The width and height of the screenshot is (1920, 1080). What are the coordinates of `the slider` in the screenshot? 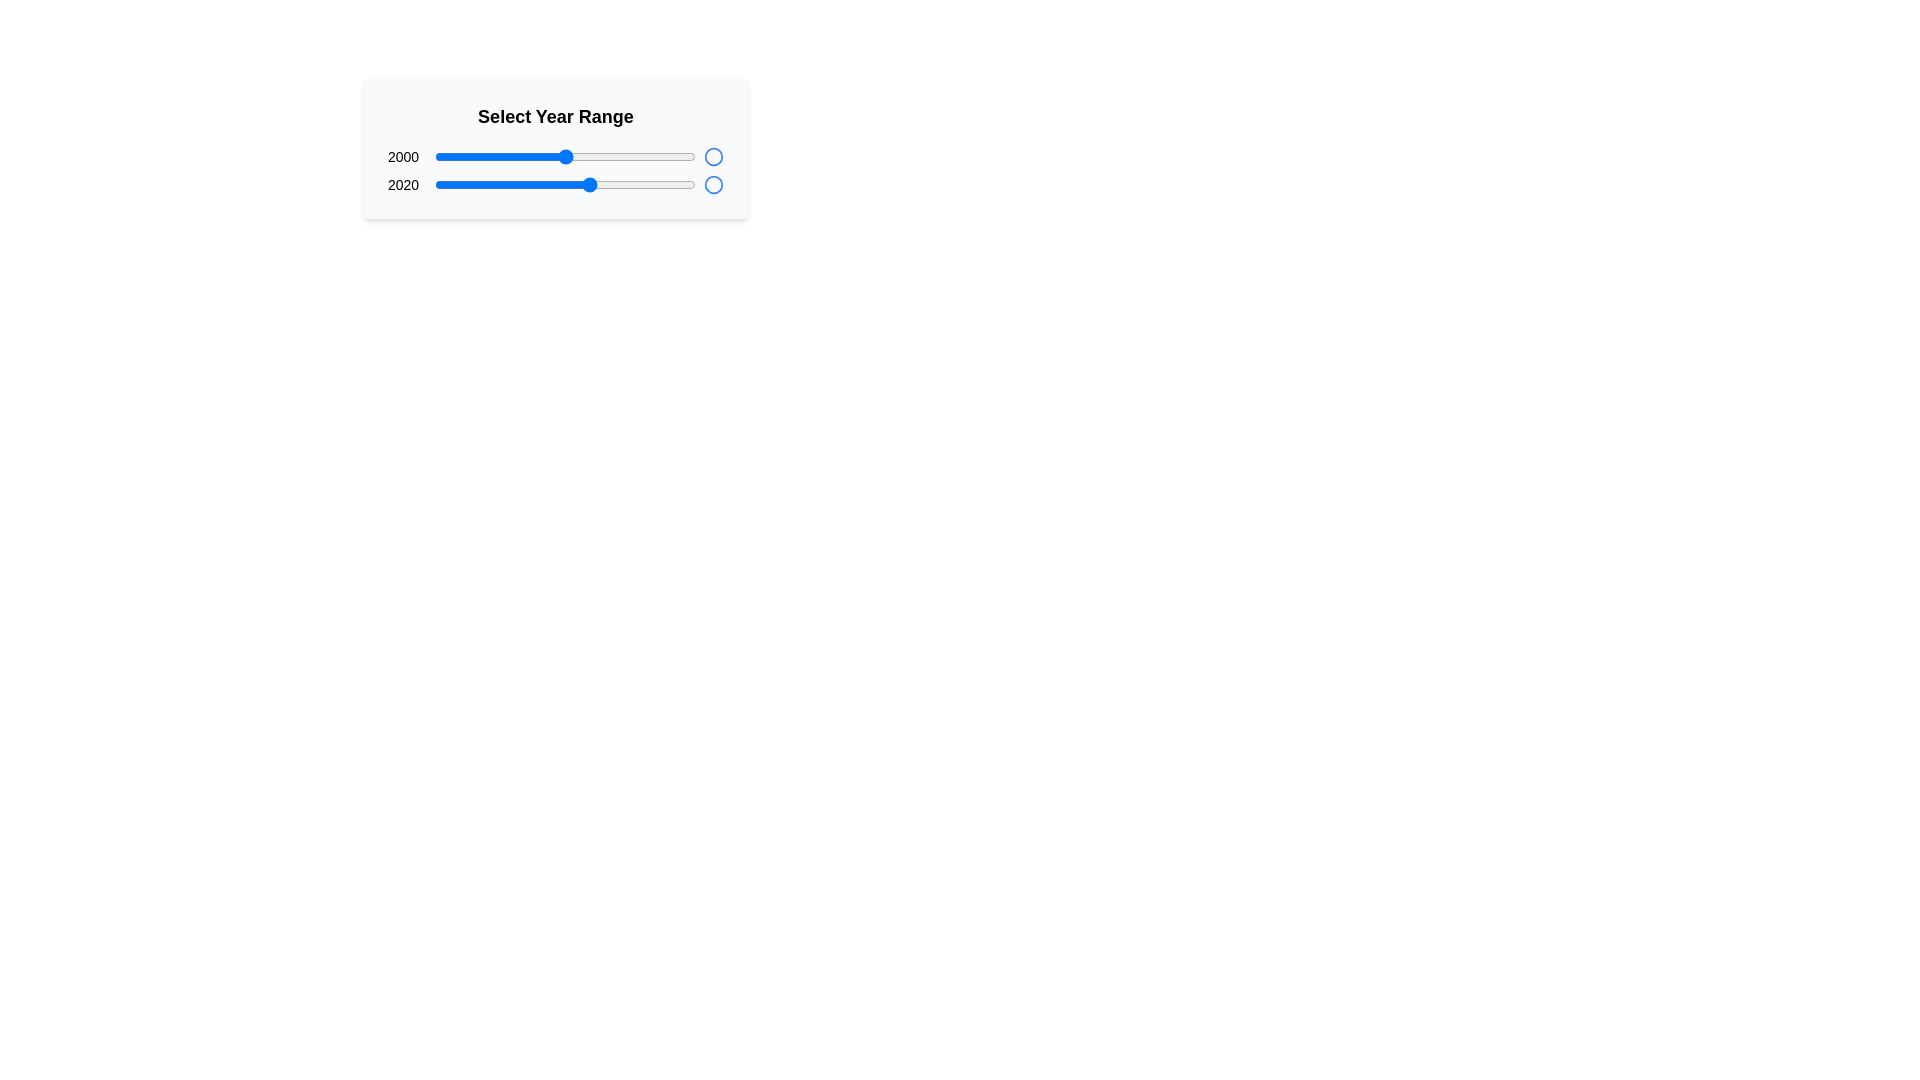 It's located at (536, 156).